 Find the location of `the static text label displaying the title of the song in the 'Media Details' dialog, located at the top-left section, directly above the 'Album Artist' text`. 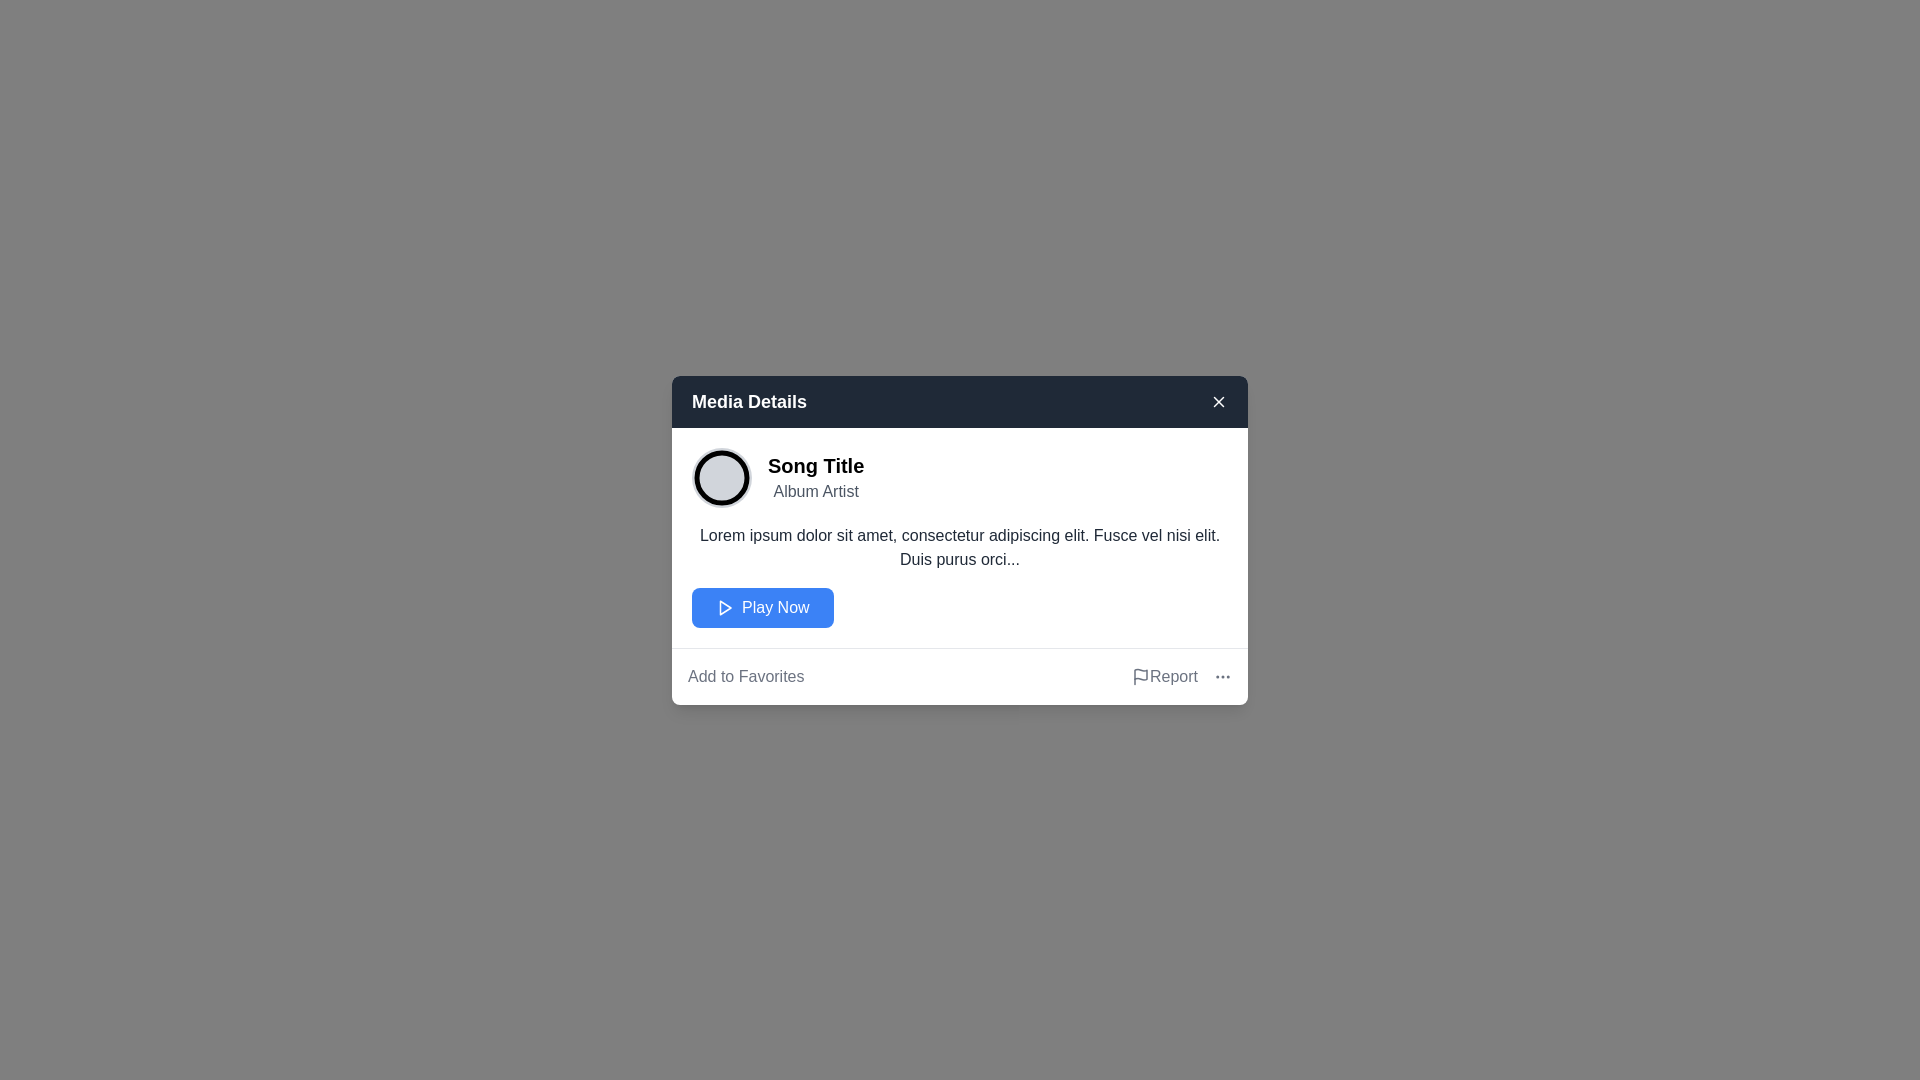

the static text label displaying the title of the song in the 'Media Details' dialog, located at the top-left section, directly above the 'Album Artist' text is located at coordinates (816, 465).